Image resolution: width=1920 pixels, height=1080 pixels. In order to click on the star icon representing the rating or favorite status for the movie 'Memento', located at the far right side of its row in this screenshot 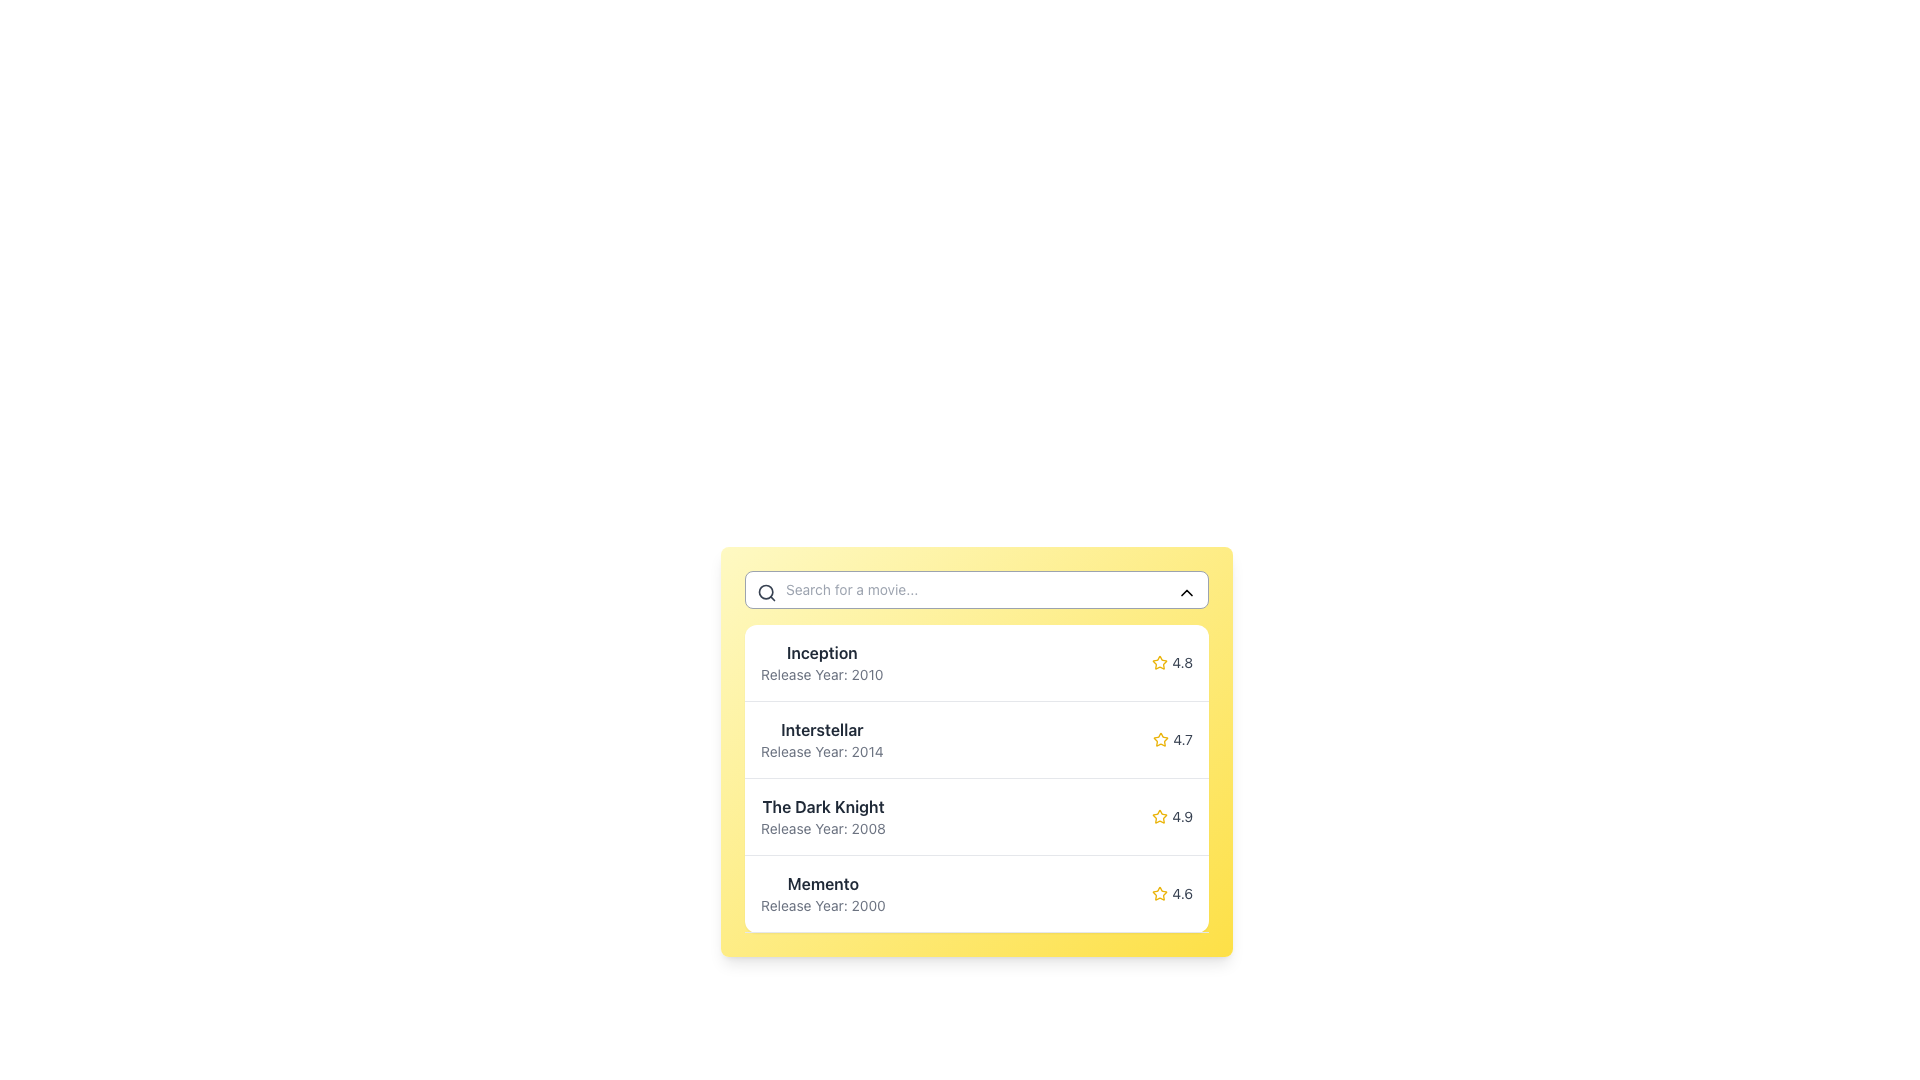, I will do `click(1160, 892)`.